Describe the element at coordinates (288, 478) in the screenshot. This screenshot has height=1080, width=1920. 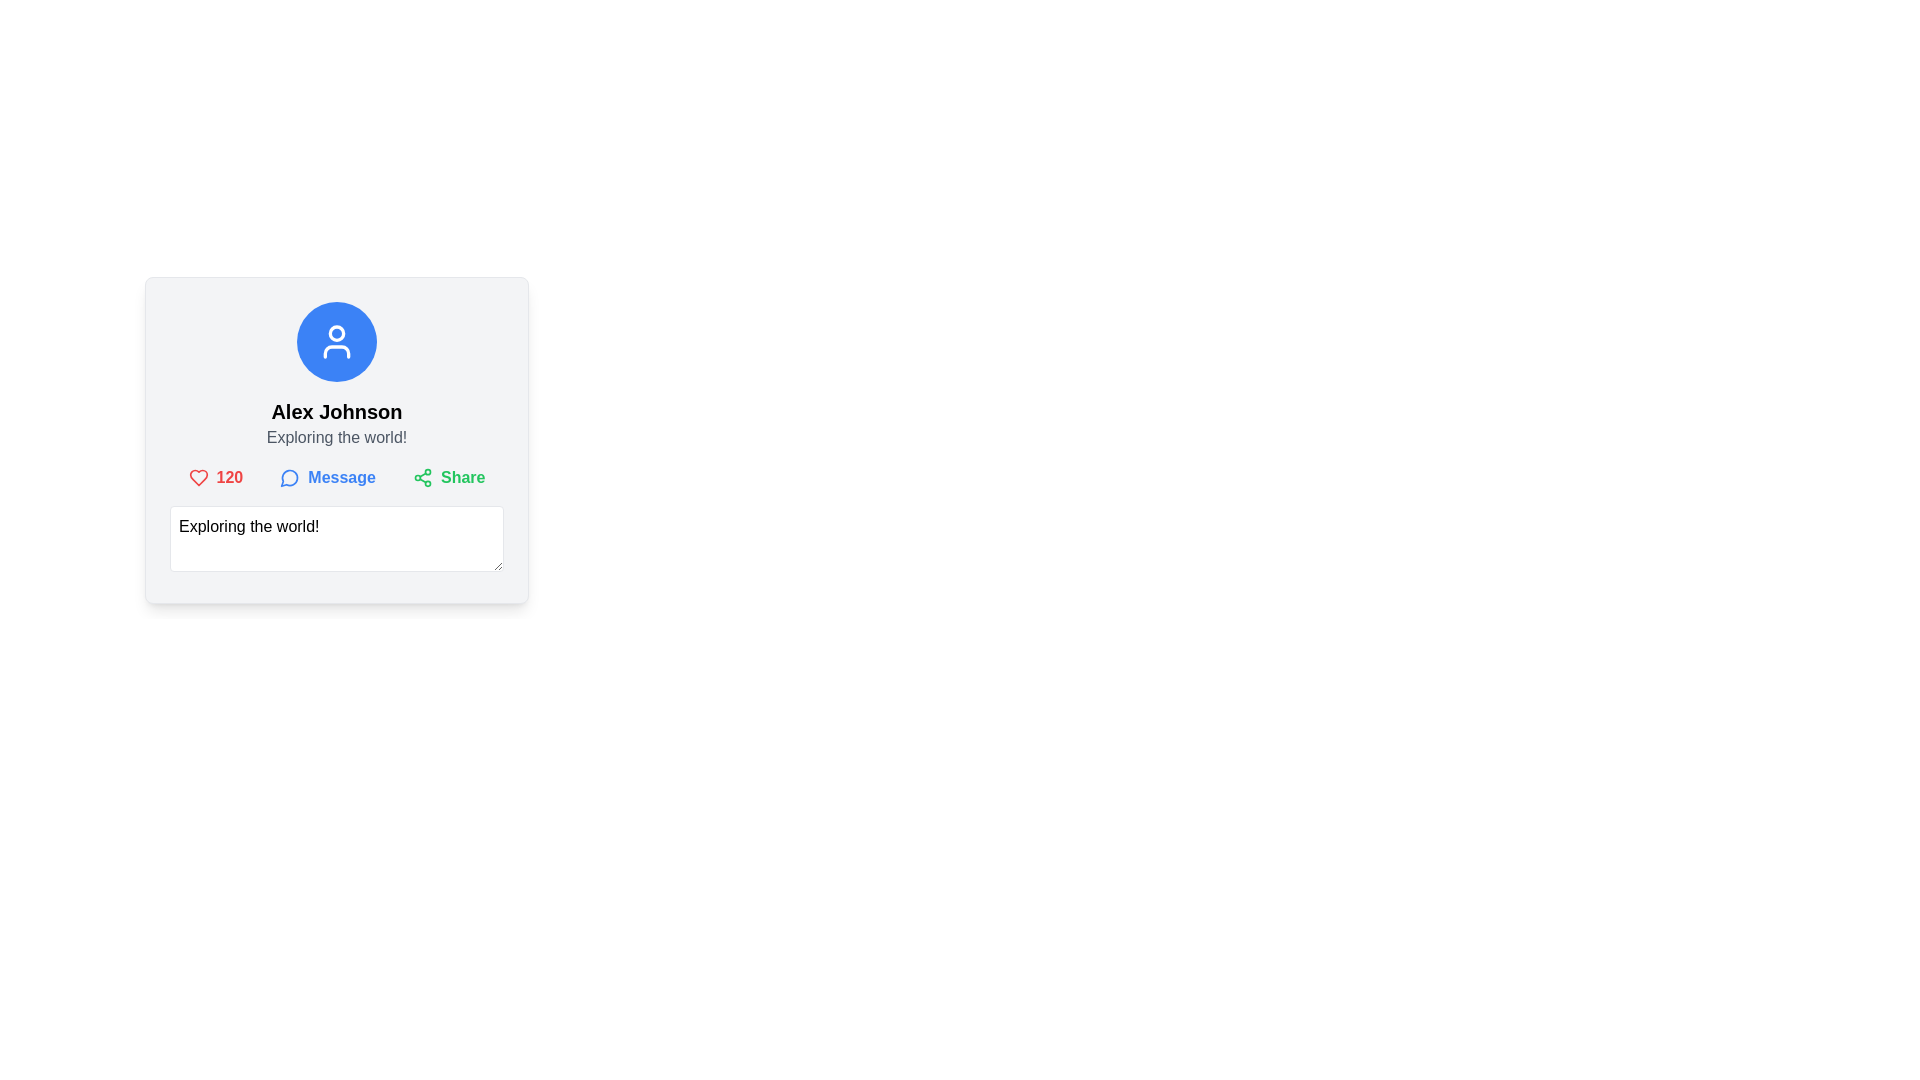
I see `the 'Message' action icon, which is an SVG graphical element indicating messaging or communication features, located below the profile name and image` at that location.